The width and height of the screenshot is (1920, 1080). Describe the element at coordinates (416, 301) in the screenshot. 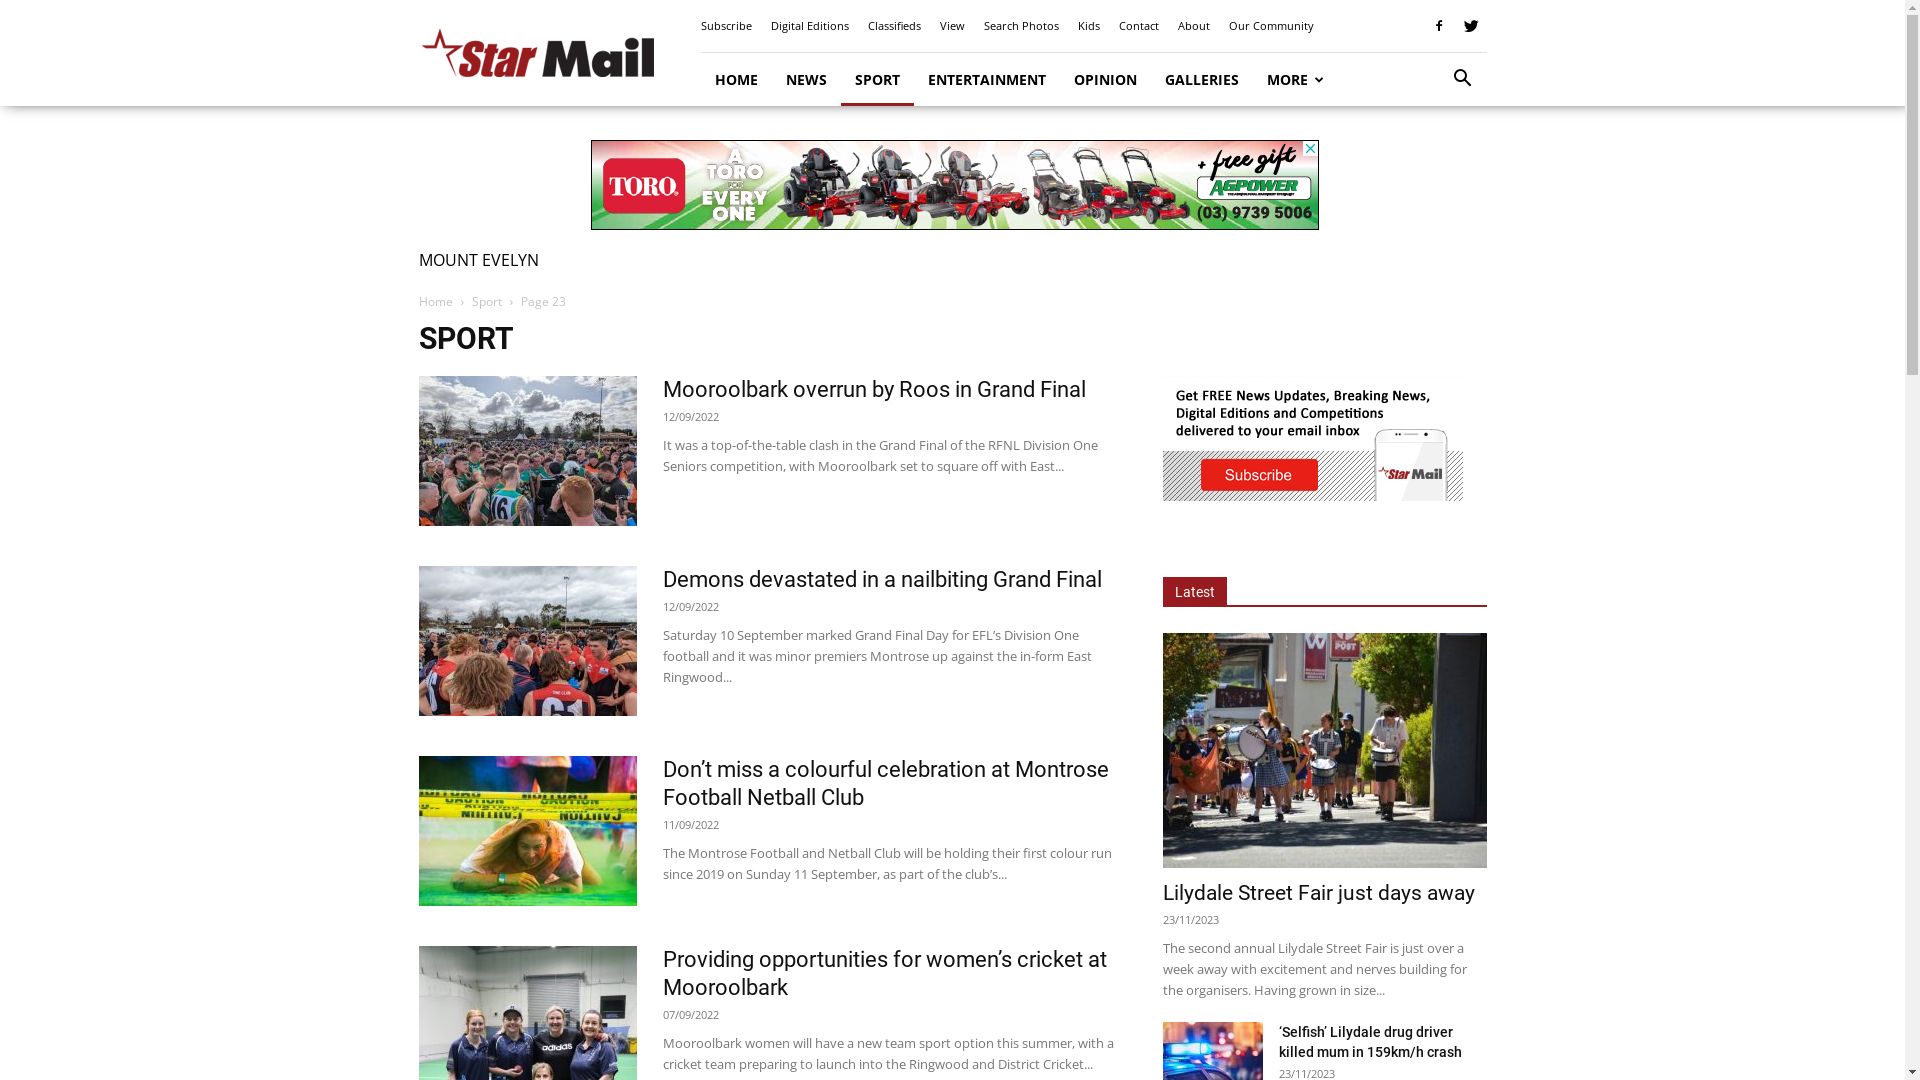

I see `'Home'` at that location.